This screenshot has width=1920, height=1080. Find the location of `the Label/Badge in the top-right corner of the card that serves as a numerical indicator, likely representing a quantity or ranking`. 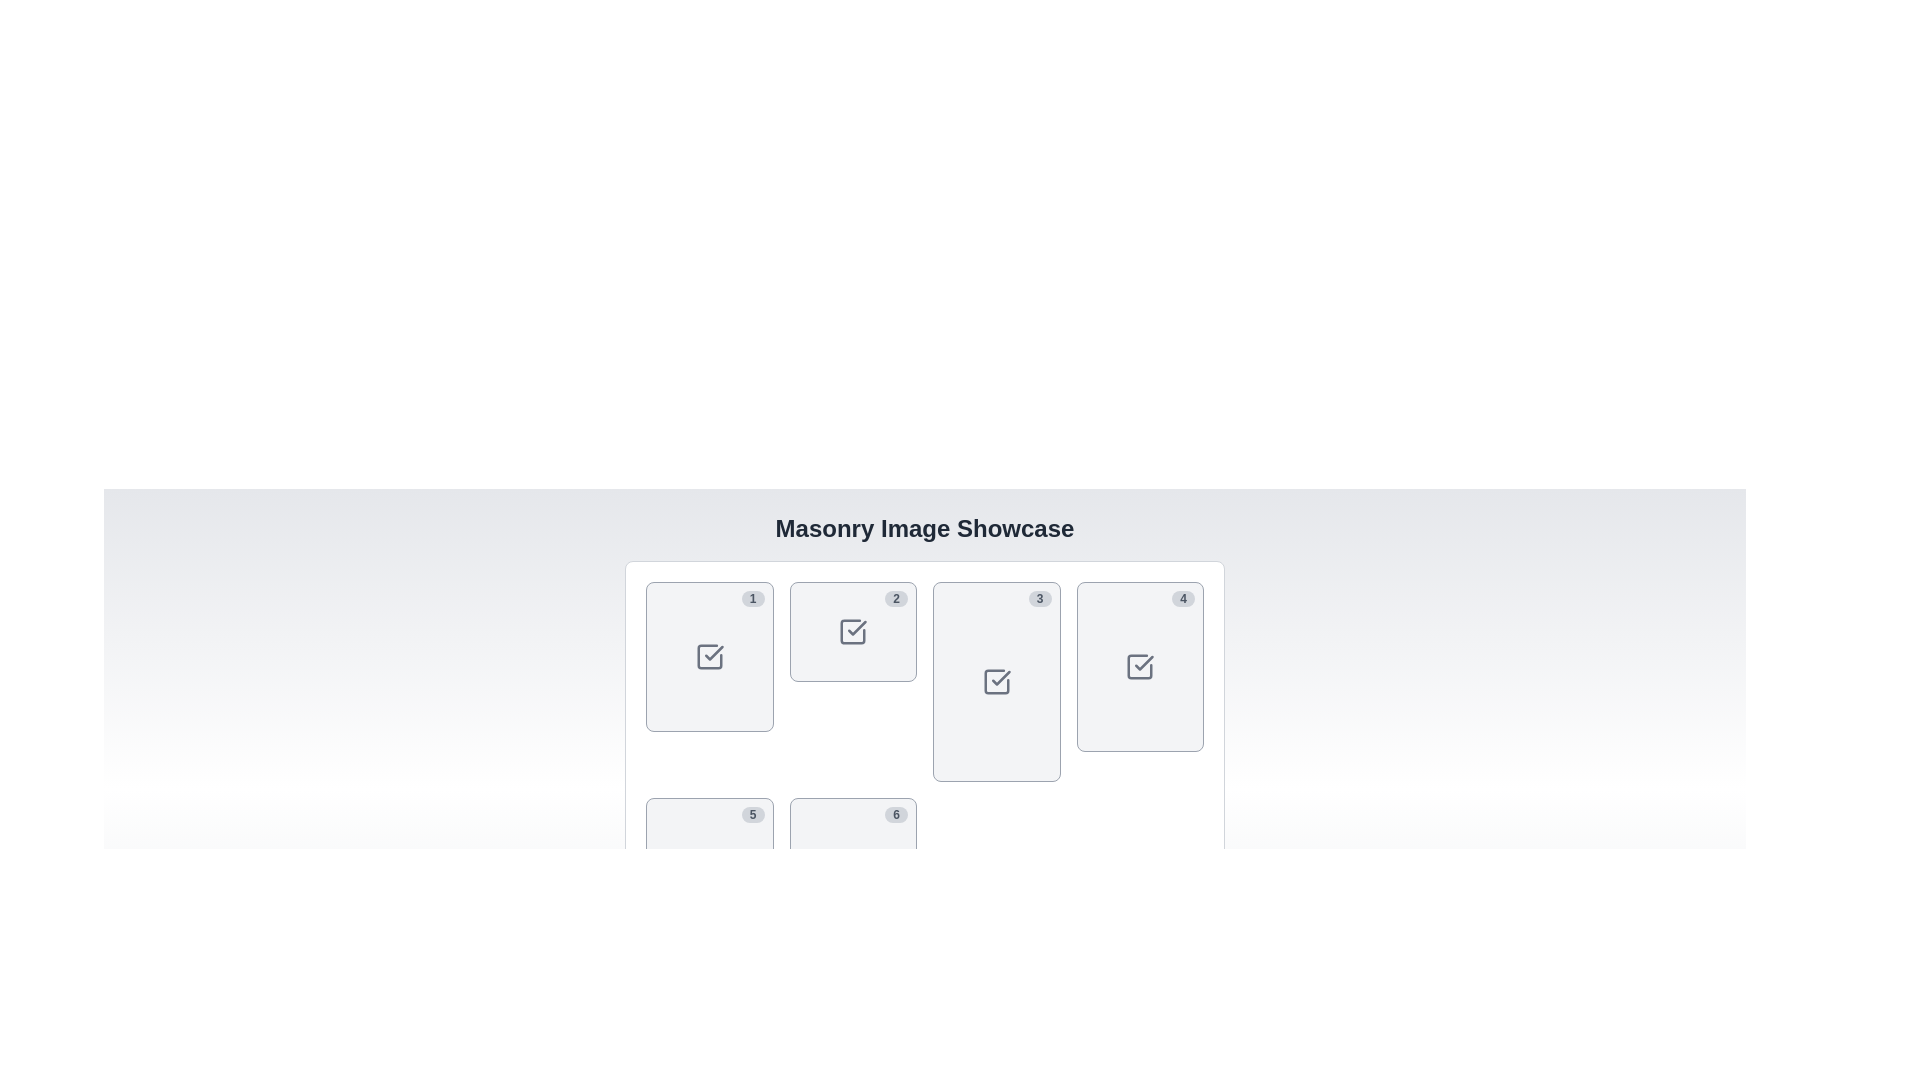

the Label/Badge in the top-right corner of the card that serves as a numerical indicator, likely representing a quantity or ranking is located at coordinates (1040, 597).